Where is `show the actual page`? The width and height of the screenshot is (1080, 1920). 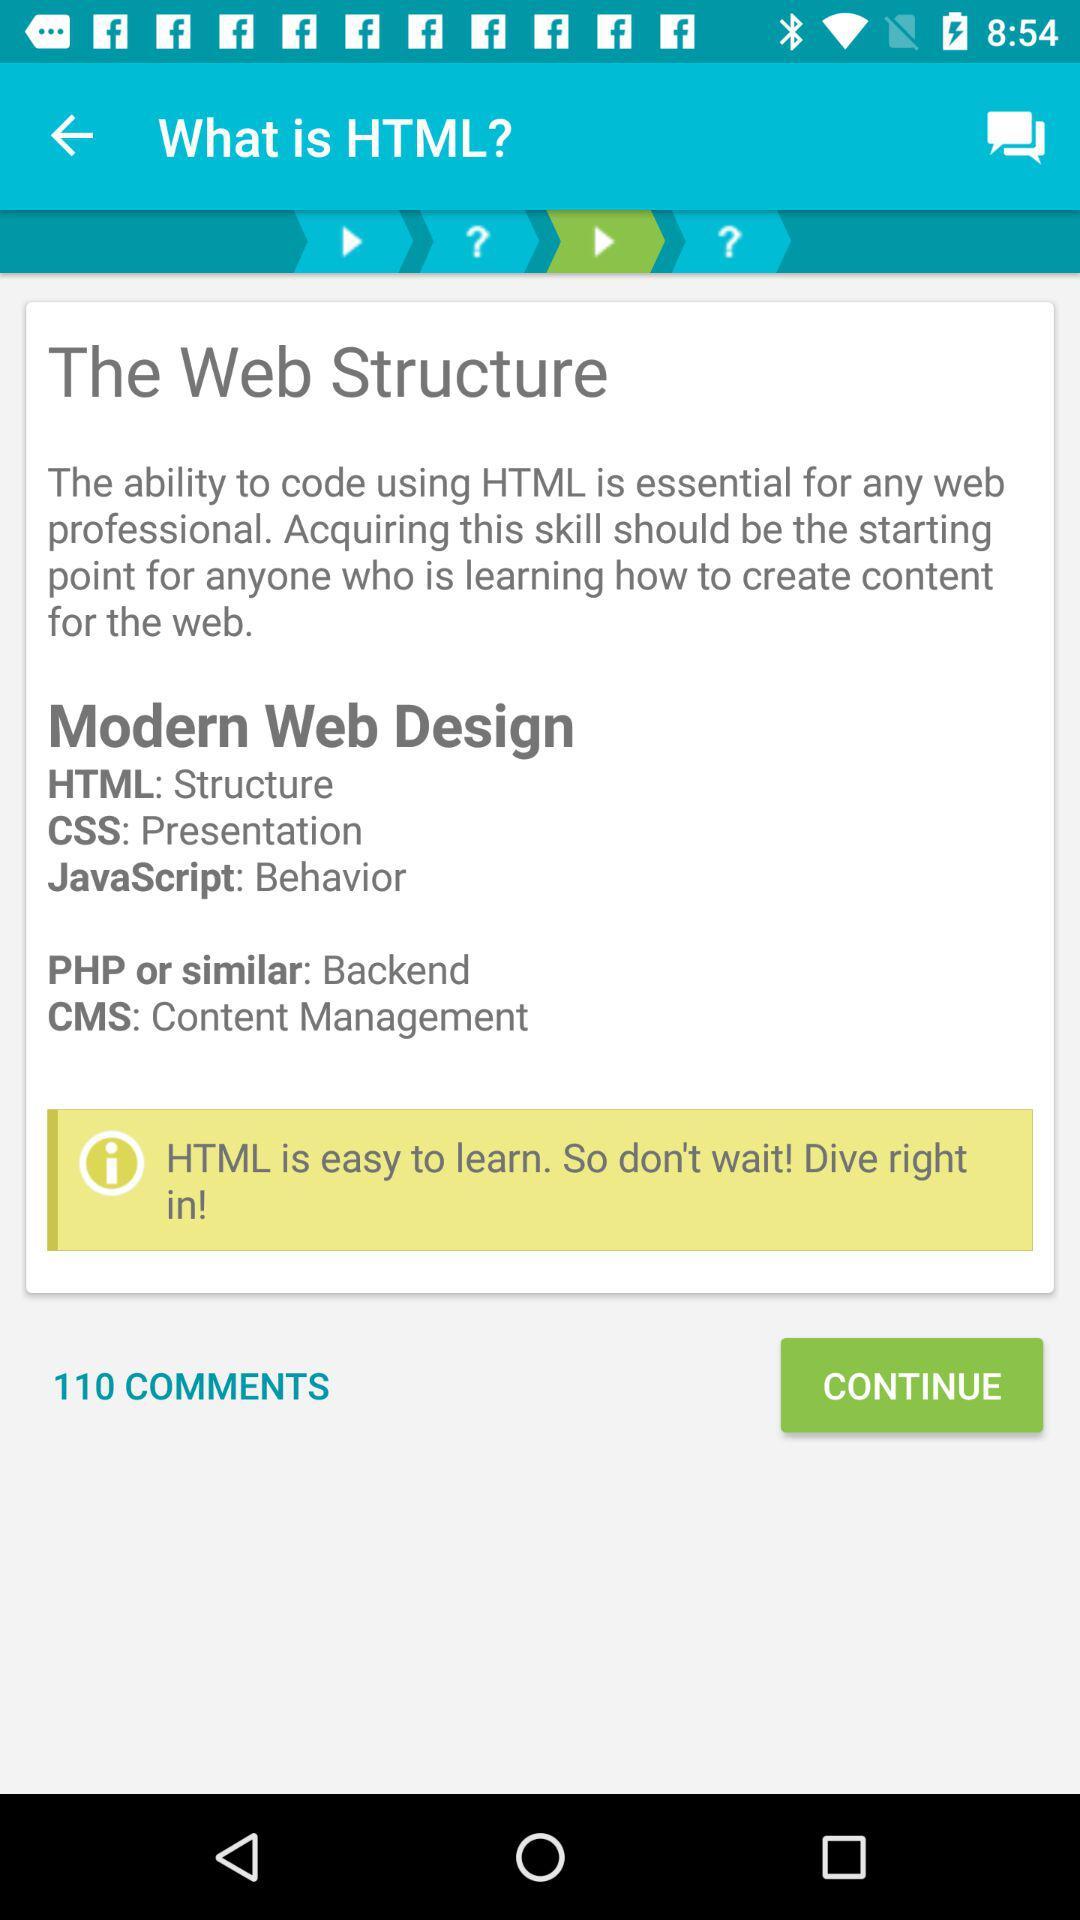
show the actual page is located at coordinates (601, 240).